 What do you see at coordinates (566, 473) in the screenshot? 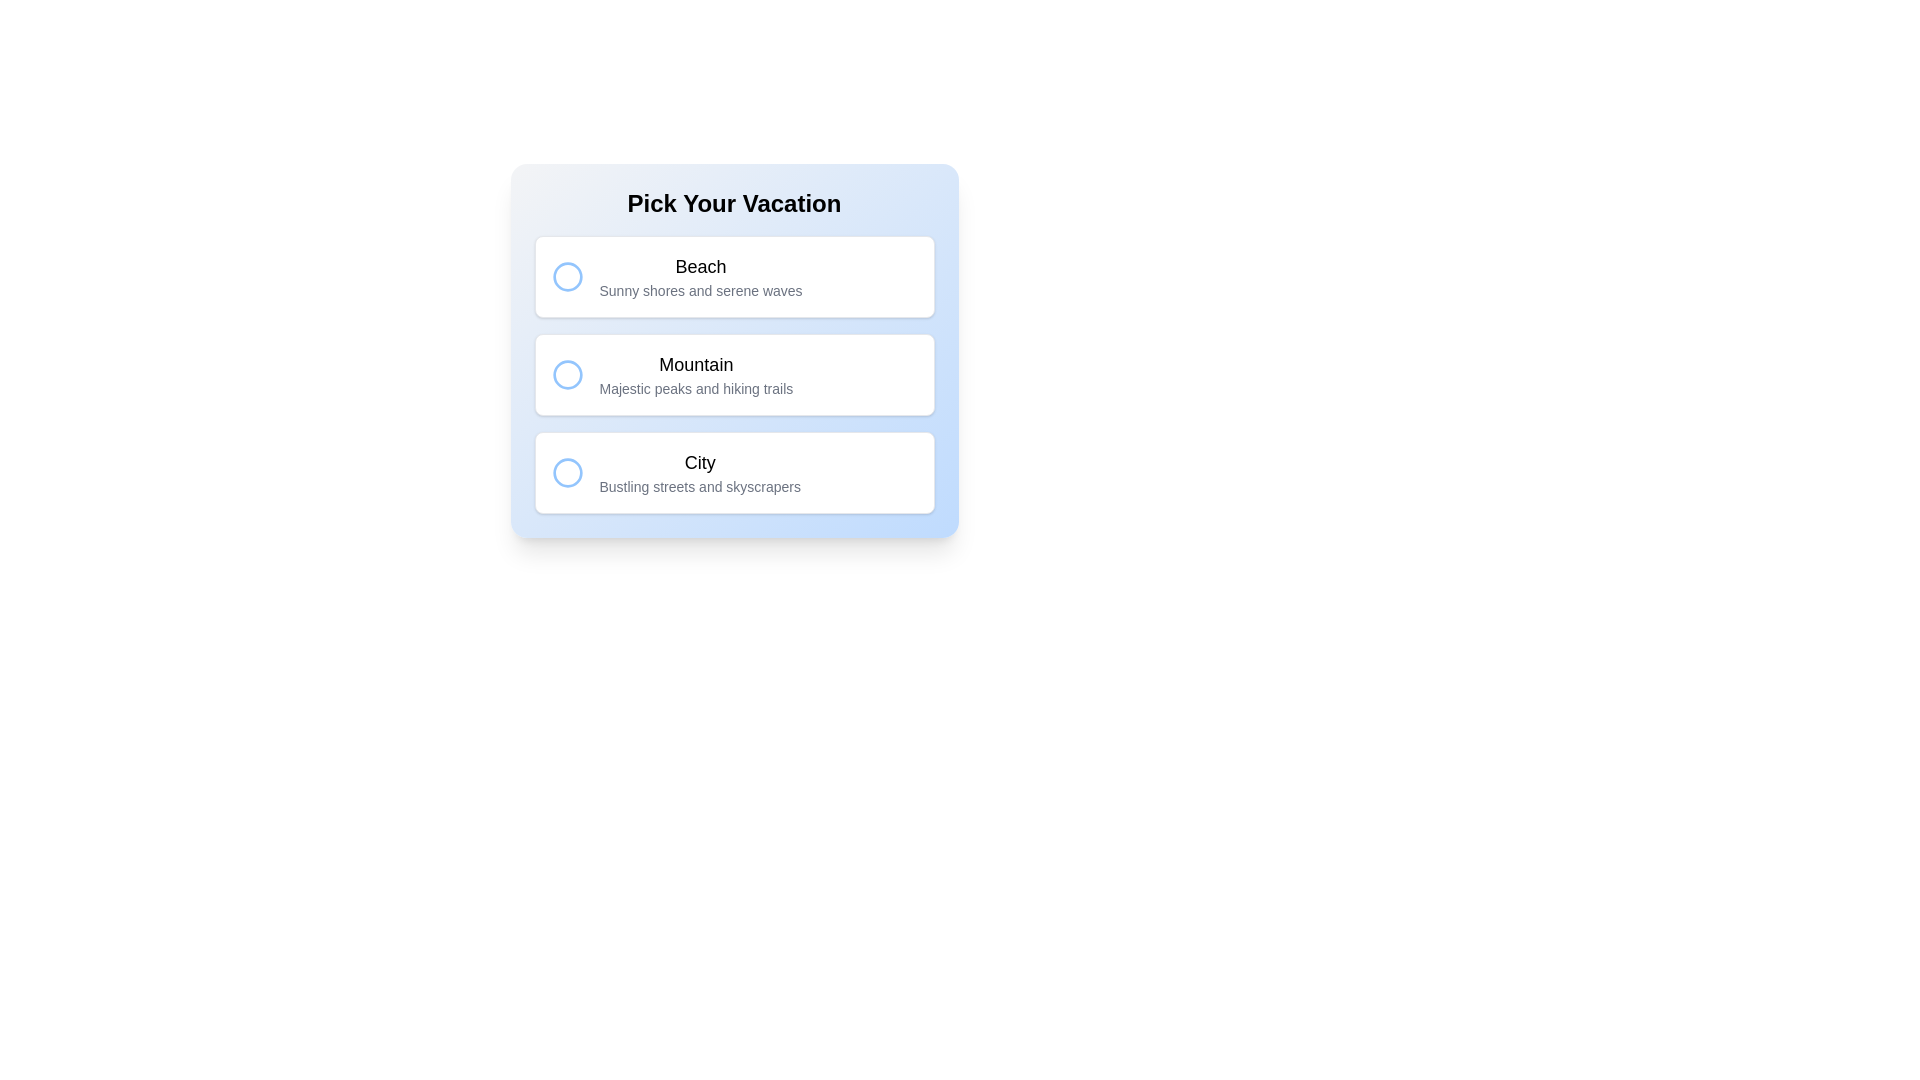
I see `the circular radio button with a blue border located to the left of the 'City' option in the 'Pick Your Vacation' list` at bounding box center [566, 473].